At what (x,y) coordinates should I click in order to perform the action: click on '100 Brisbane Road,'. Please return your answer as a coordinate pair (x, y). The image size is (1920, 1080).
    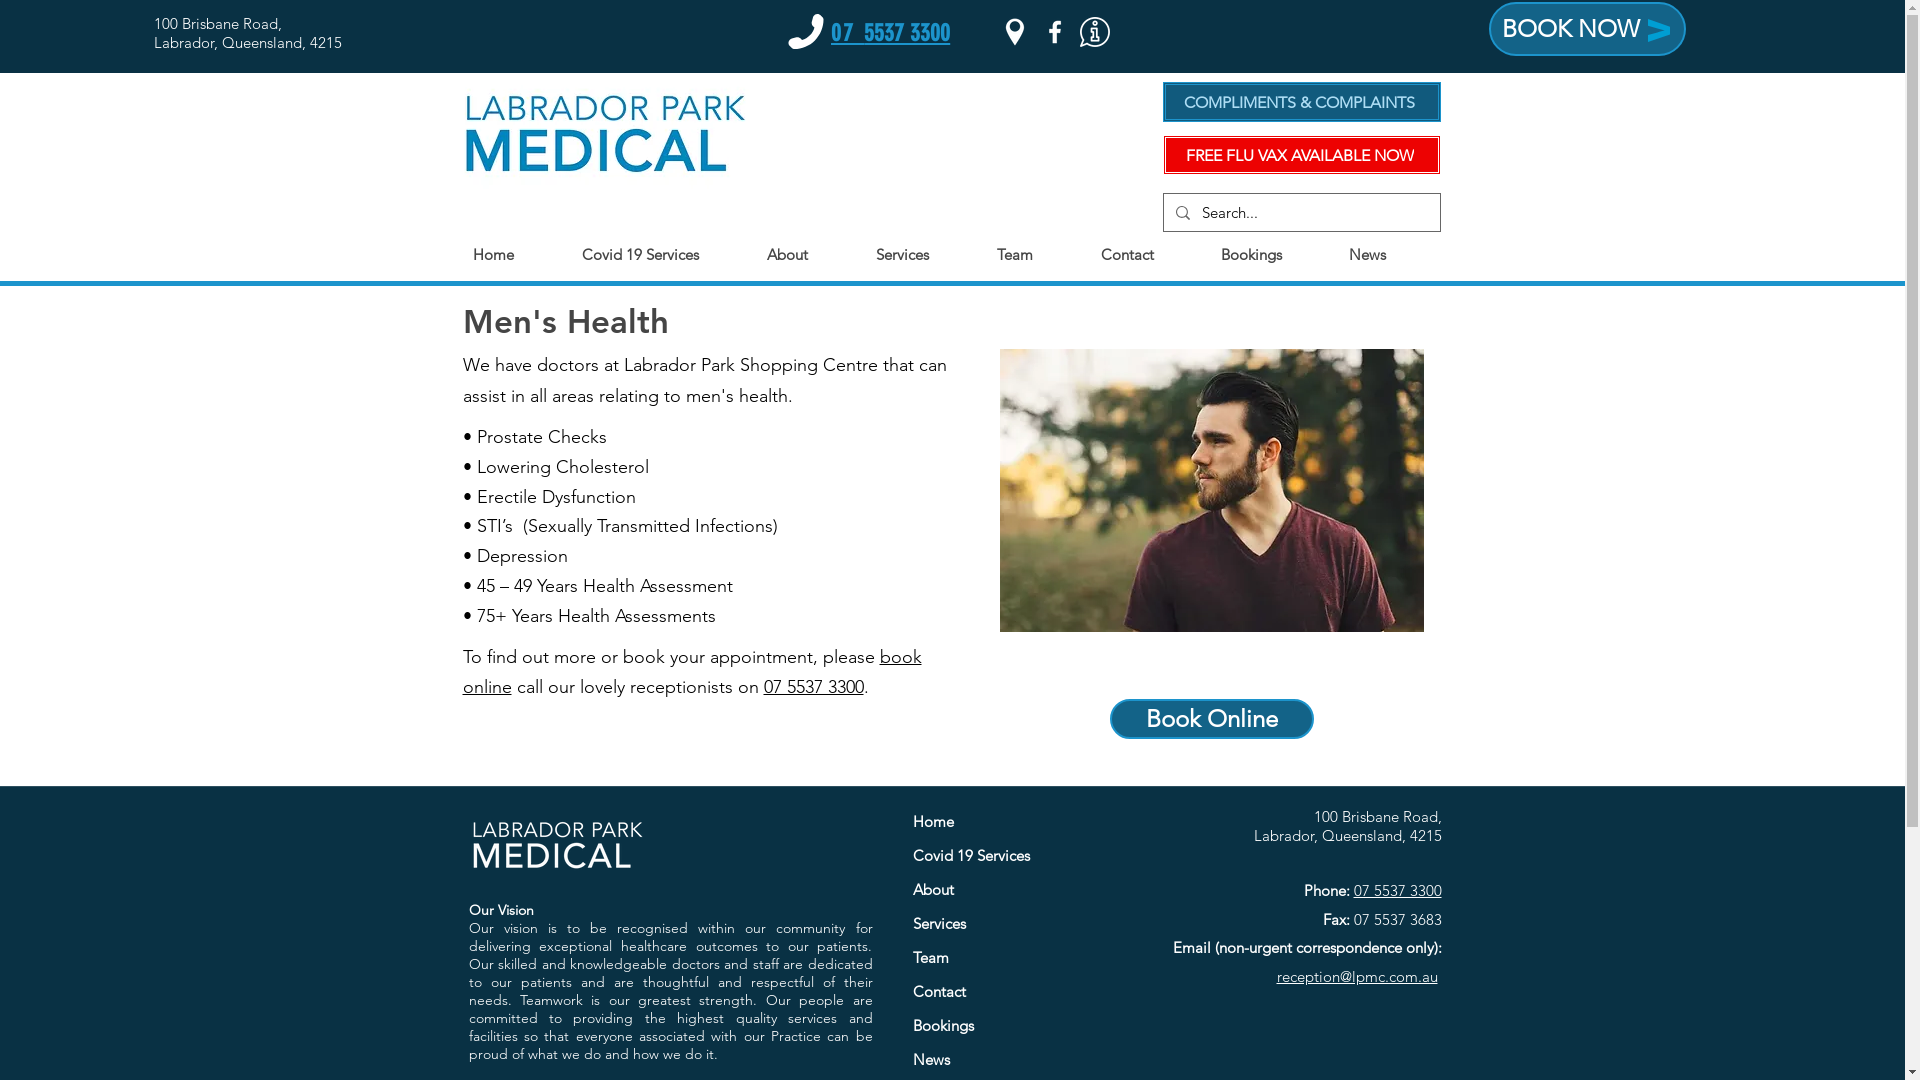
    Looking at the image, I should click on (217, 23).